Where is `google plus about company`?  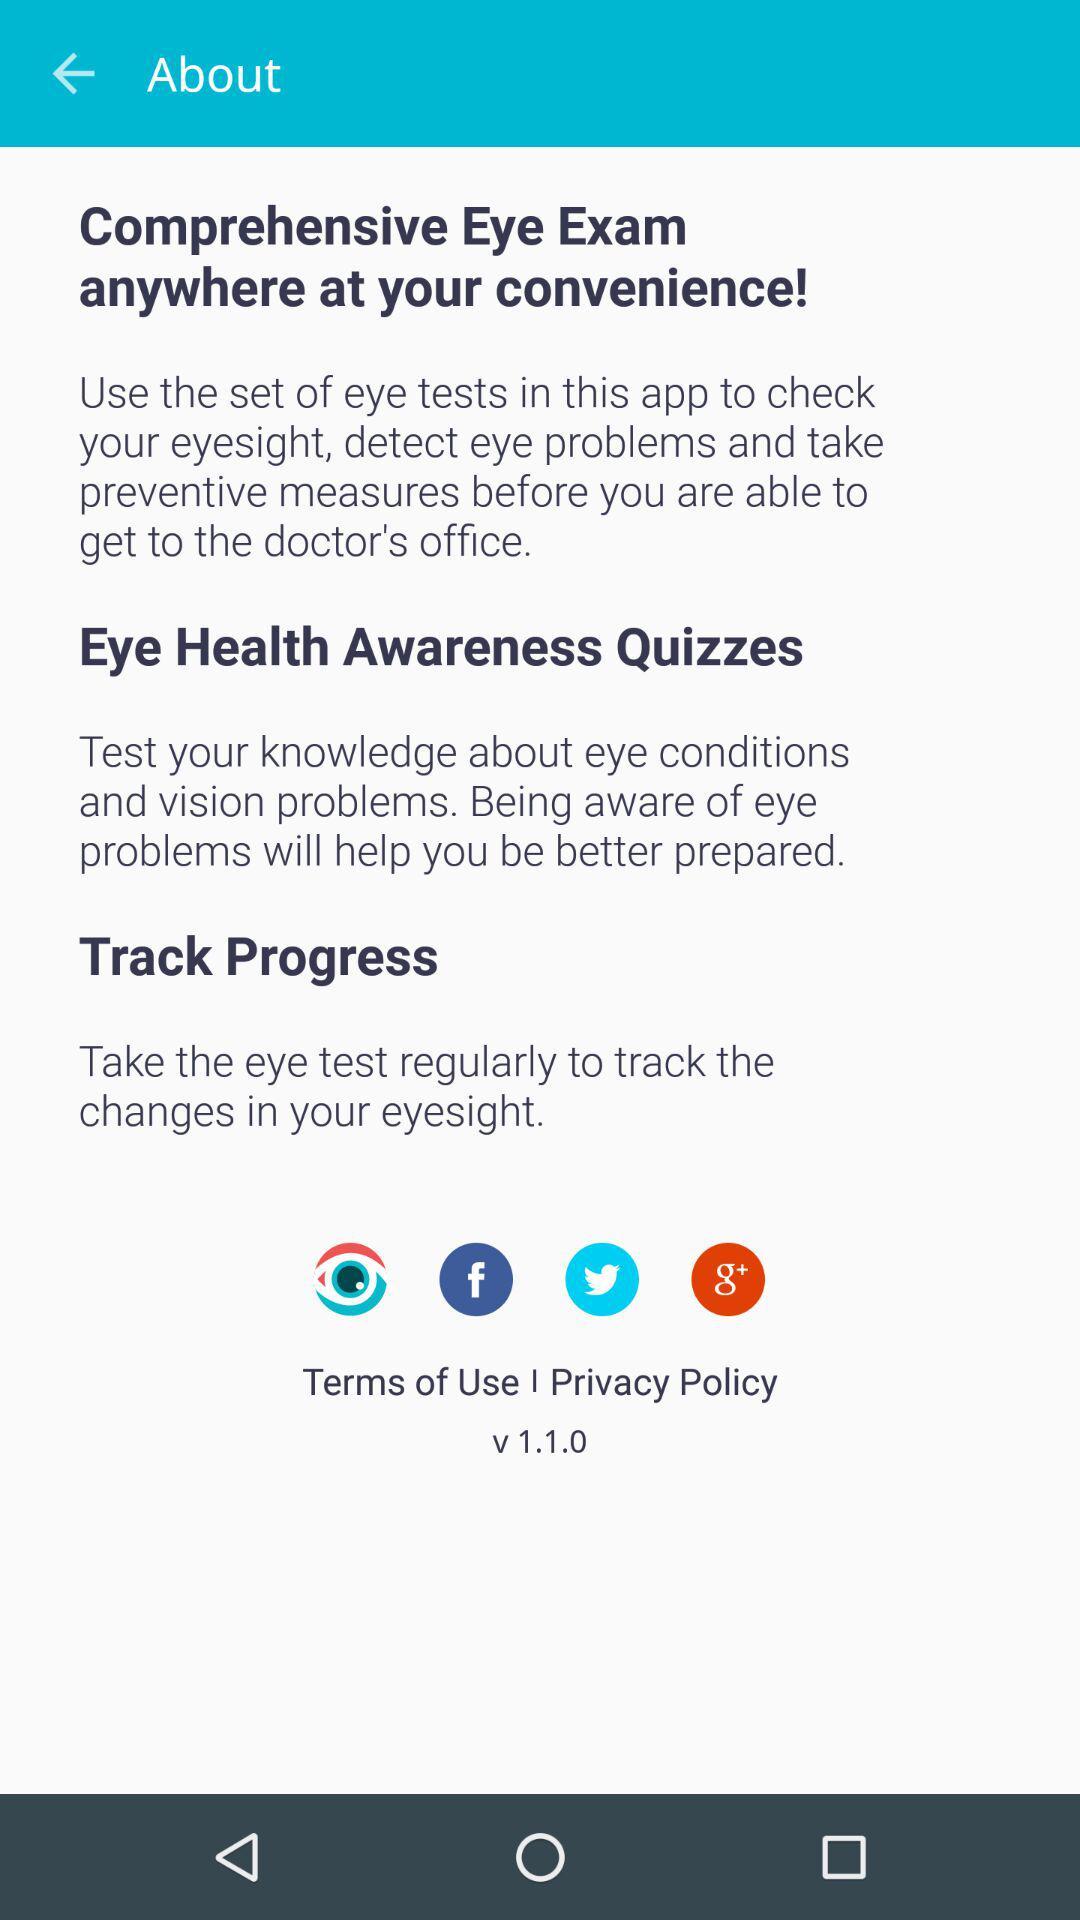 google plus about company is located at coordinates (728, 1278).